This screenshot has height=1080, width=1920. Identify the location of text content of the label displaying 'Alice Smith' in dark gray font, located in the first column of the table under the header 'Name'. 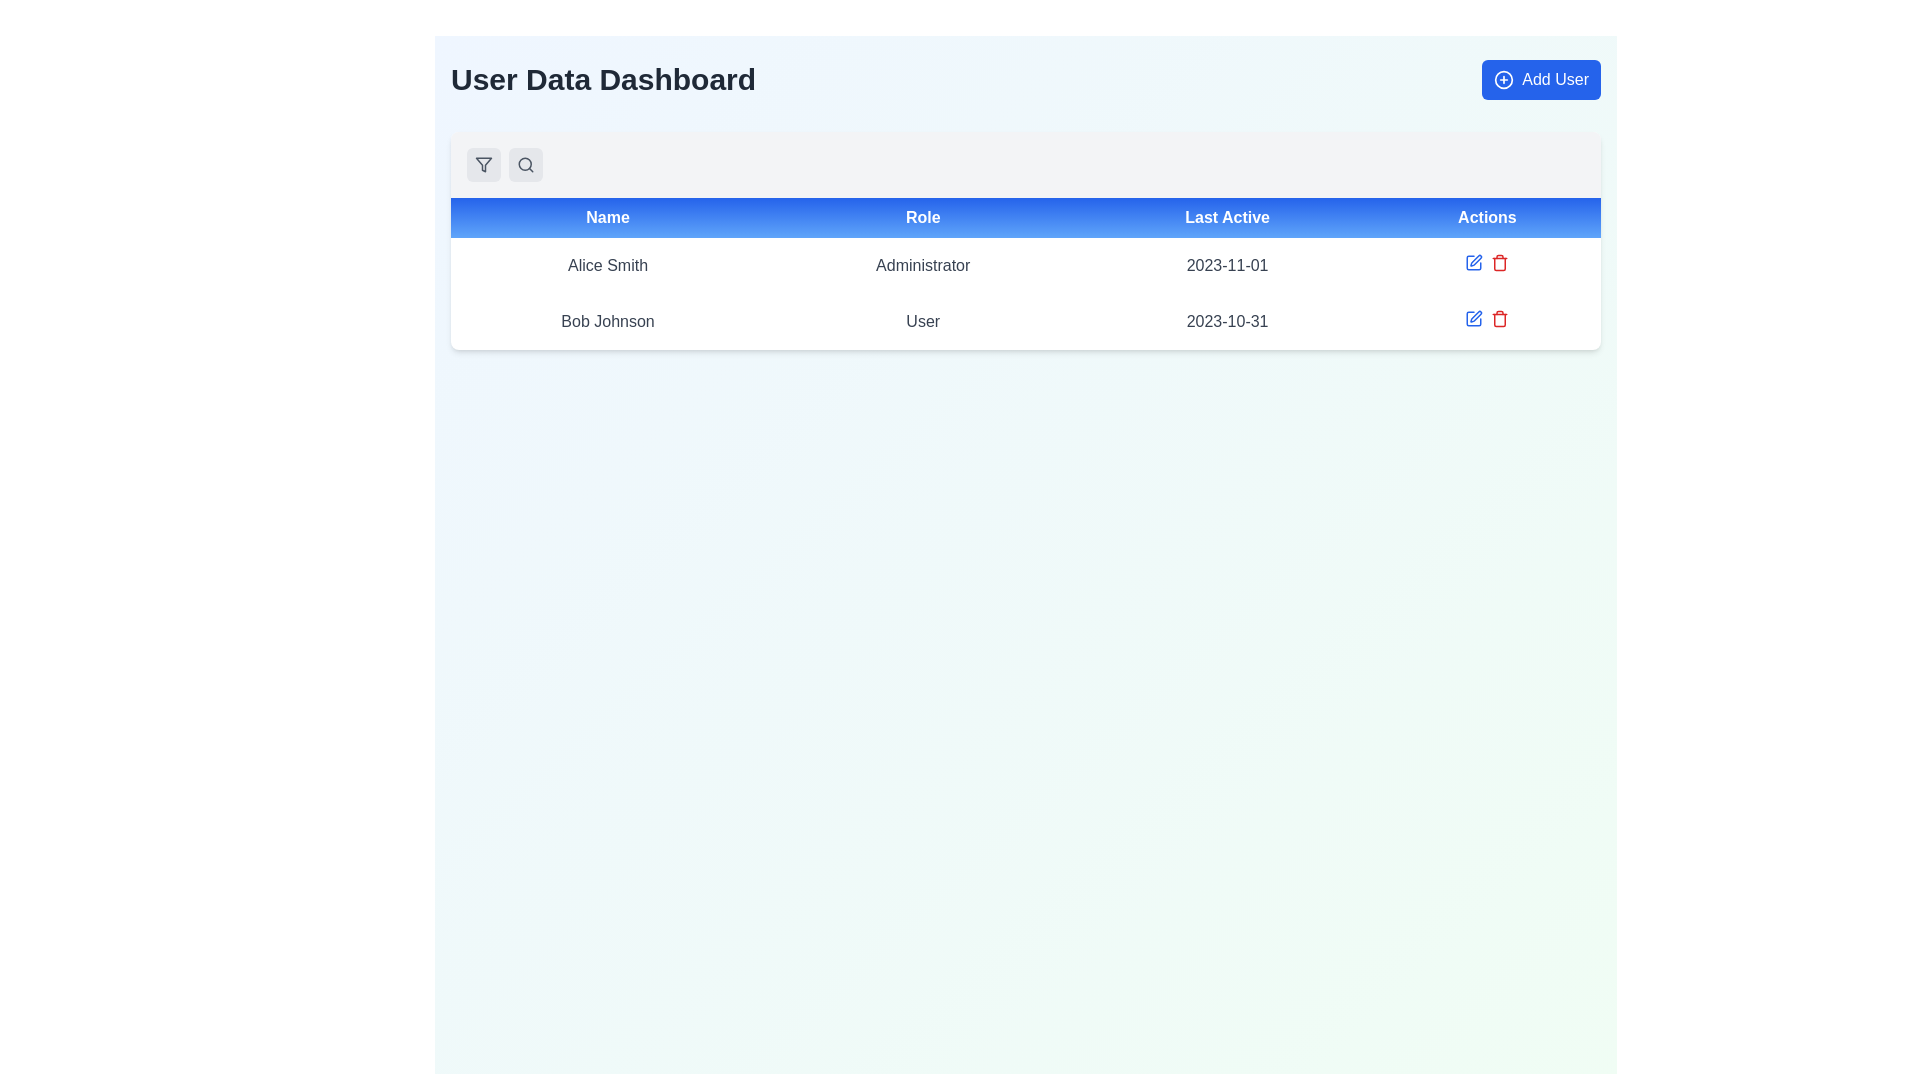
(607, 265).